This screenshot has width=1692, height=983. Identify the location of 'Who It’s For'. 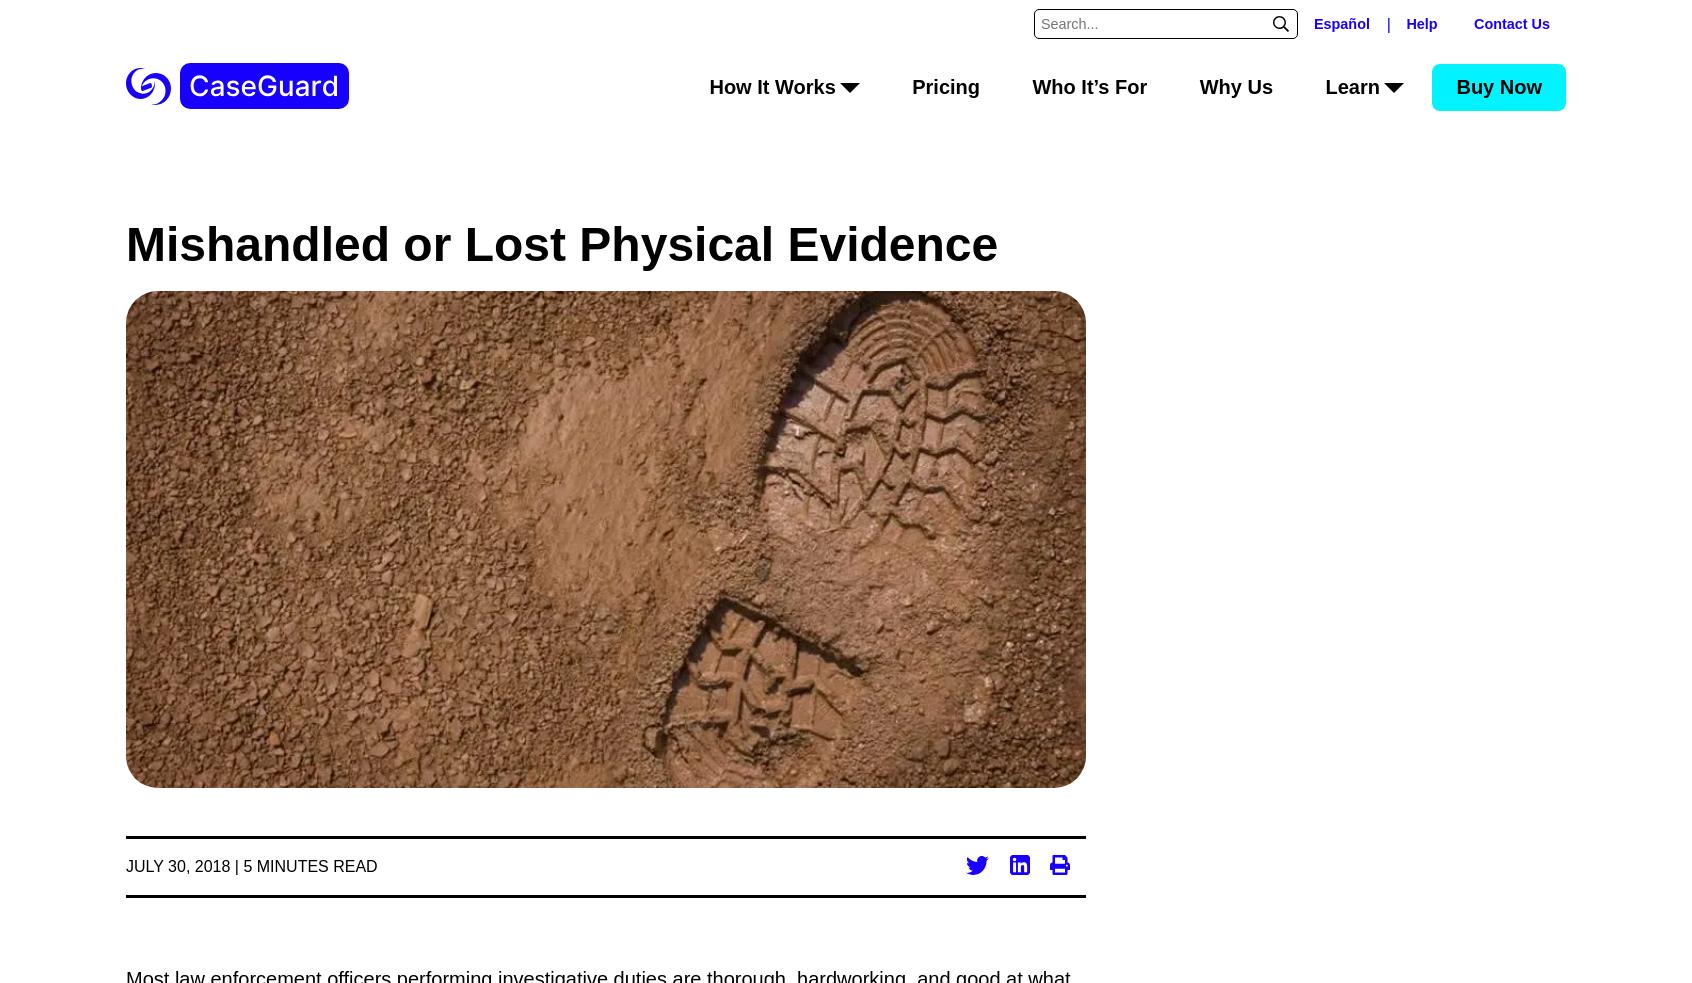
(1089, 85).